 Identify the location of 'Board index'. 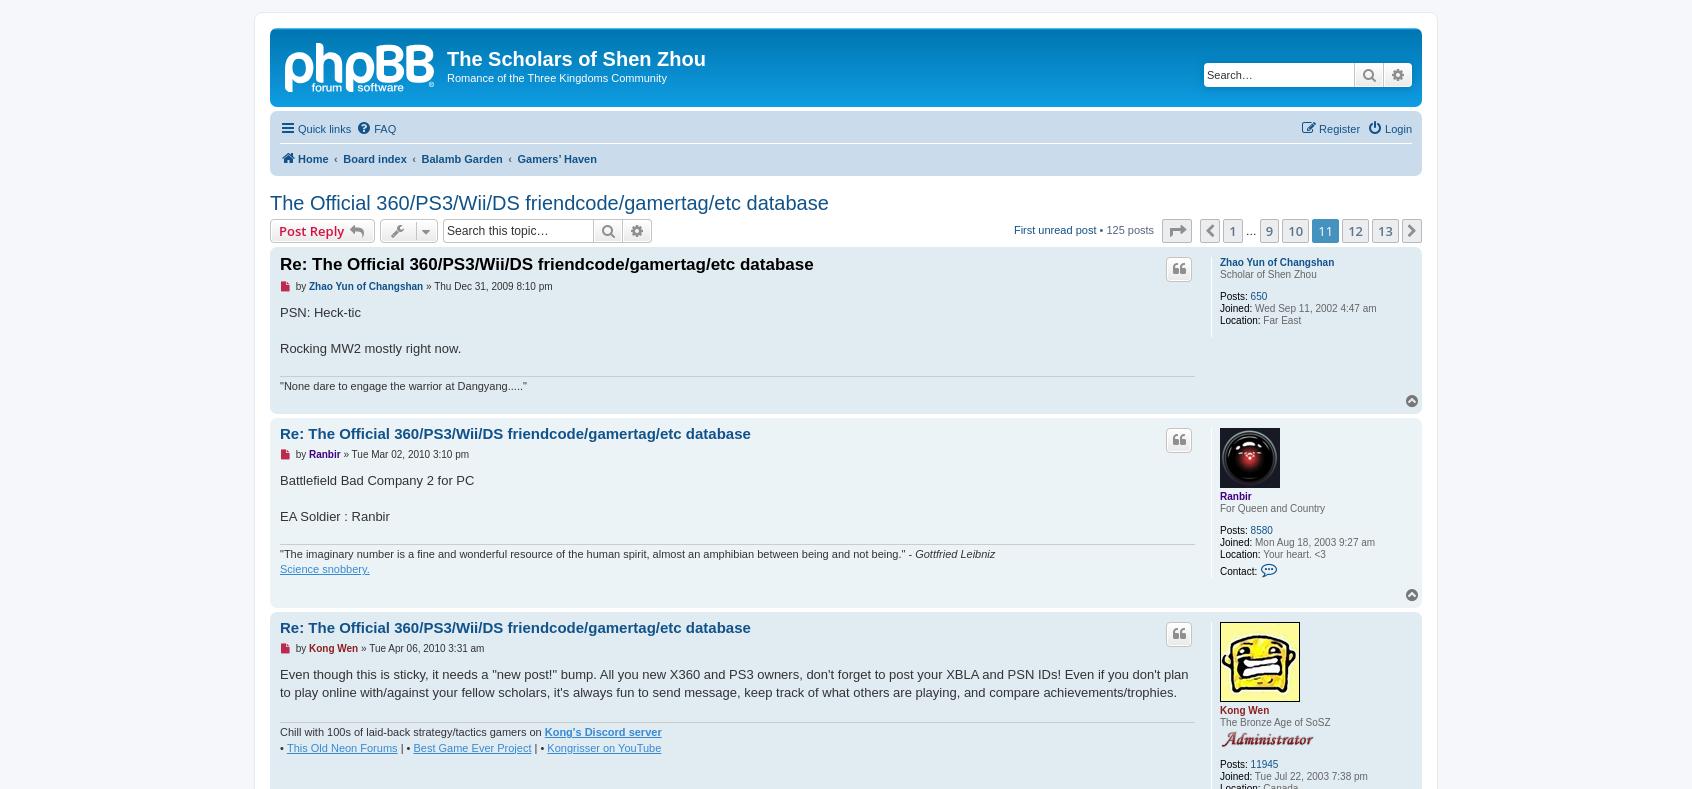
(341, 157).